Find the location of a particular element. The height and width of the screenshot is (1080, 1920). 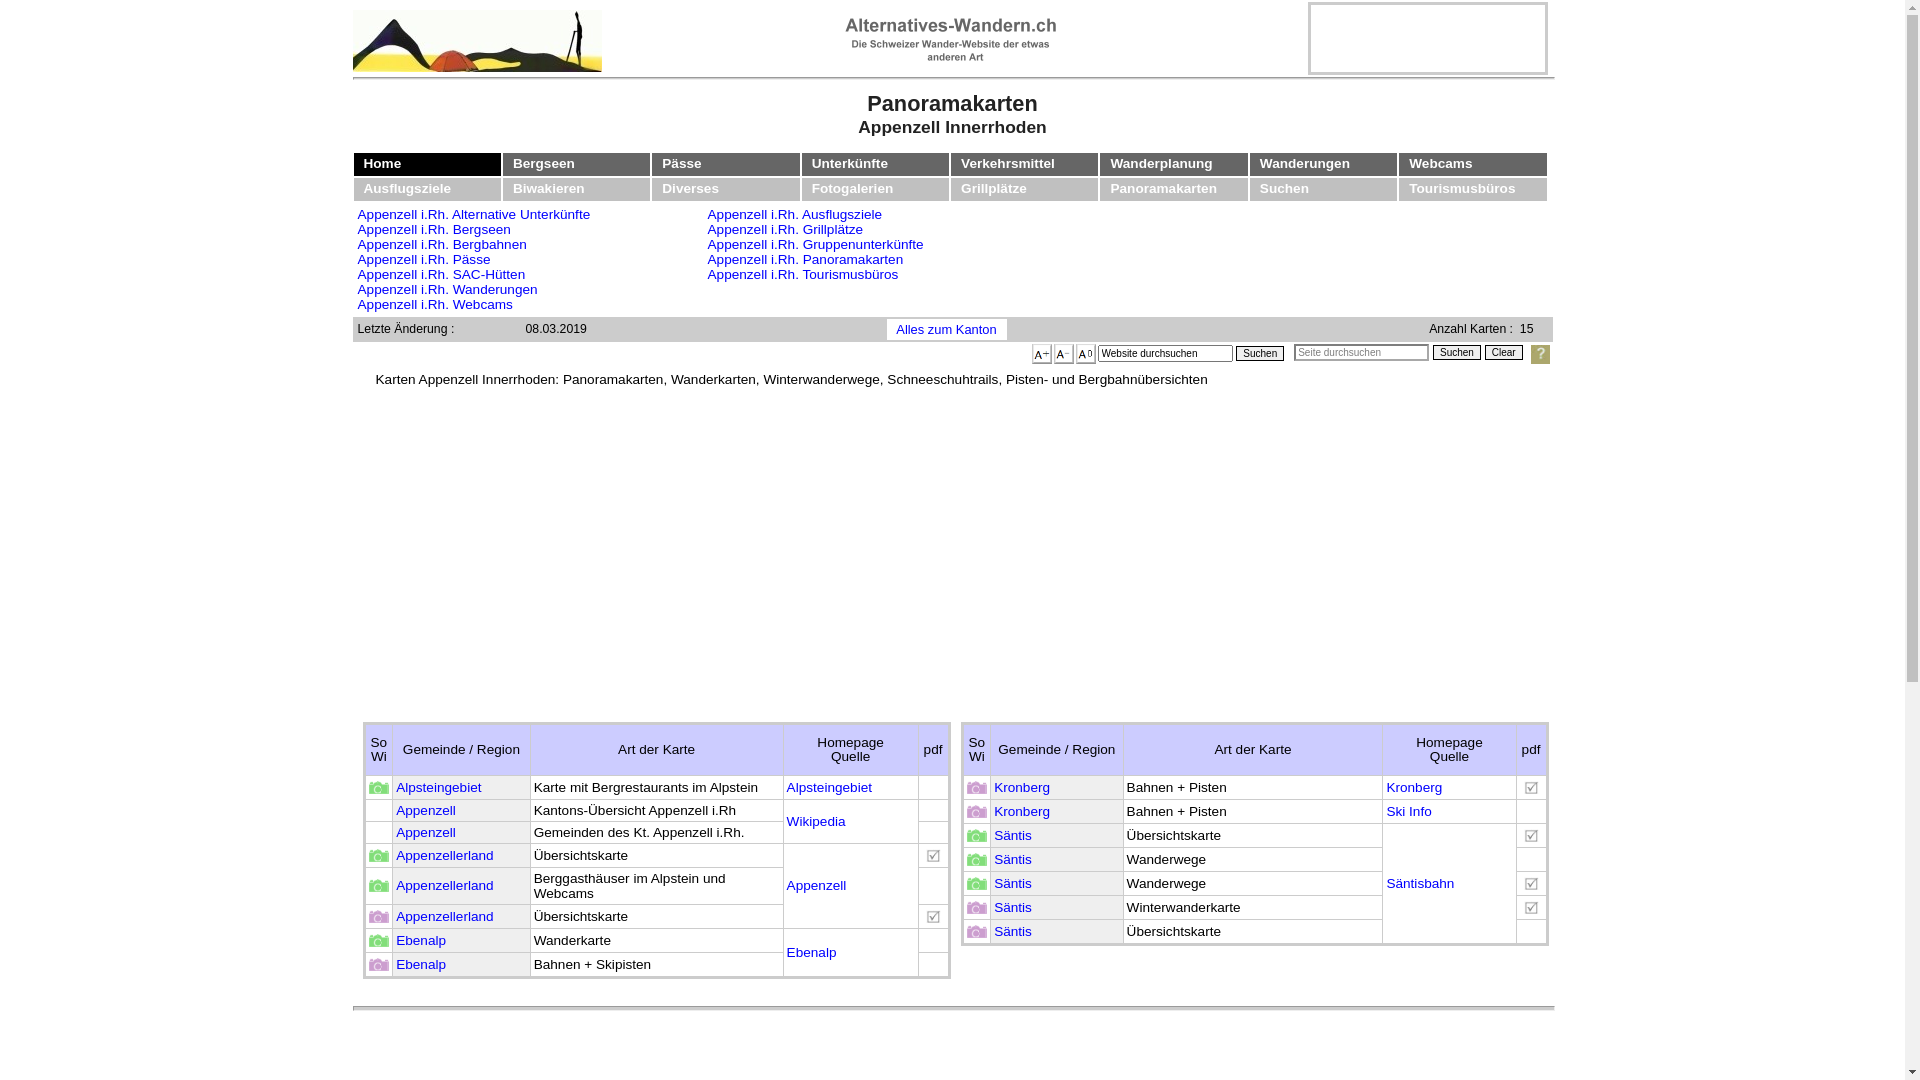

'Suchen' is located at coordinates (1258, 352).